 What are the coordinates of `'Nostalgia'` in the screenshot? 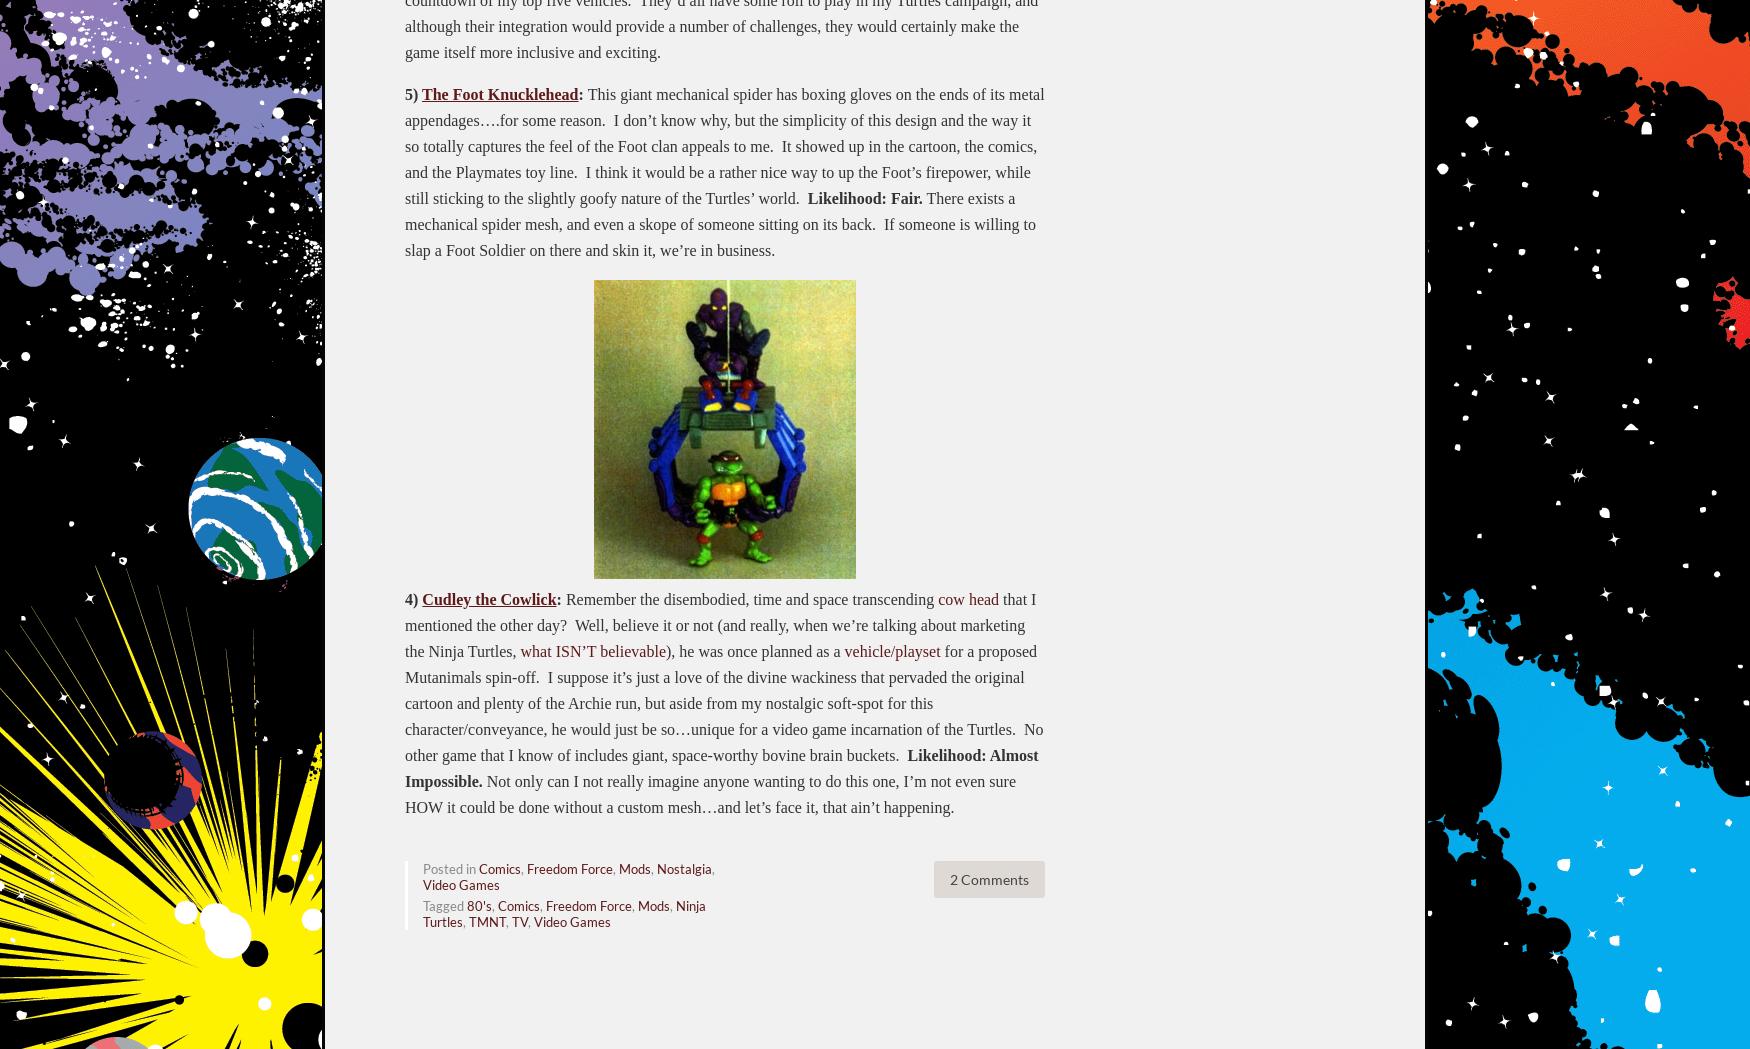 It's located at (655, 868).